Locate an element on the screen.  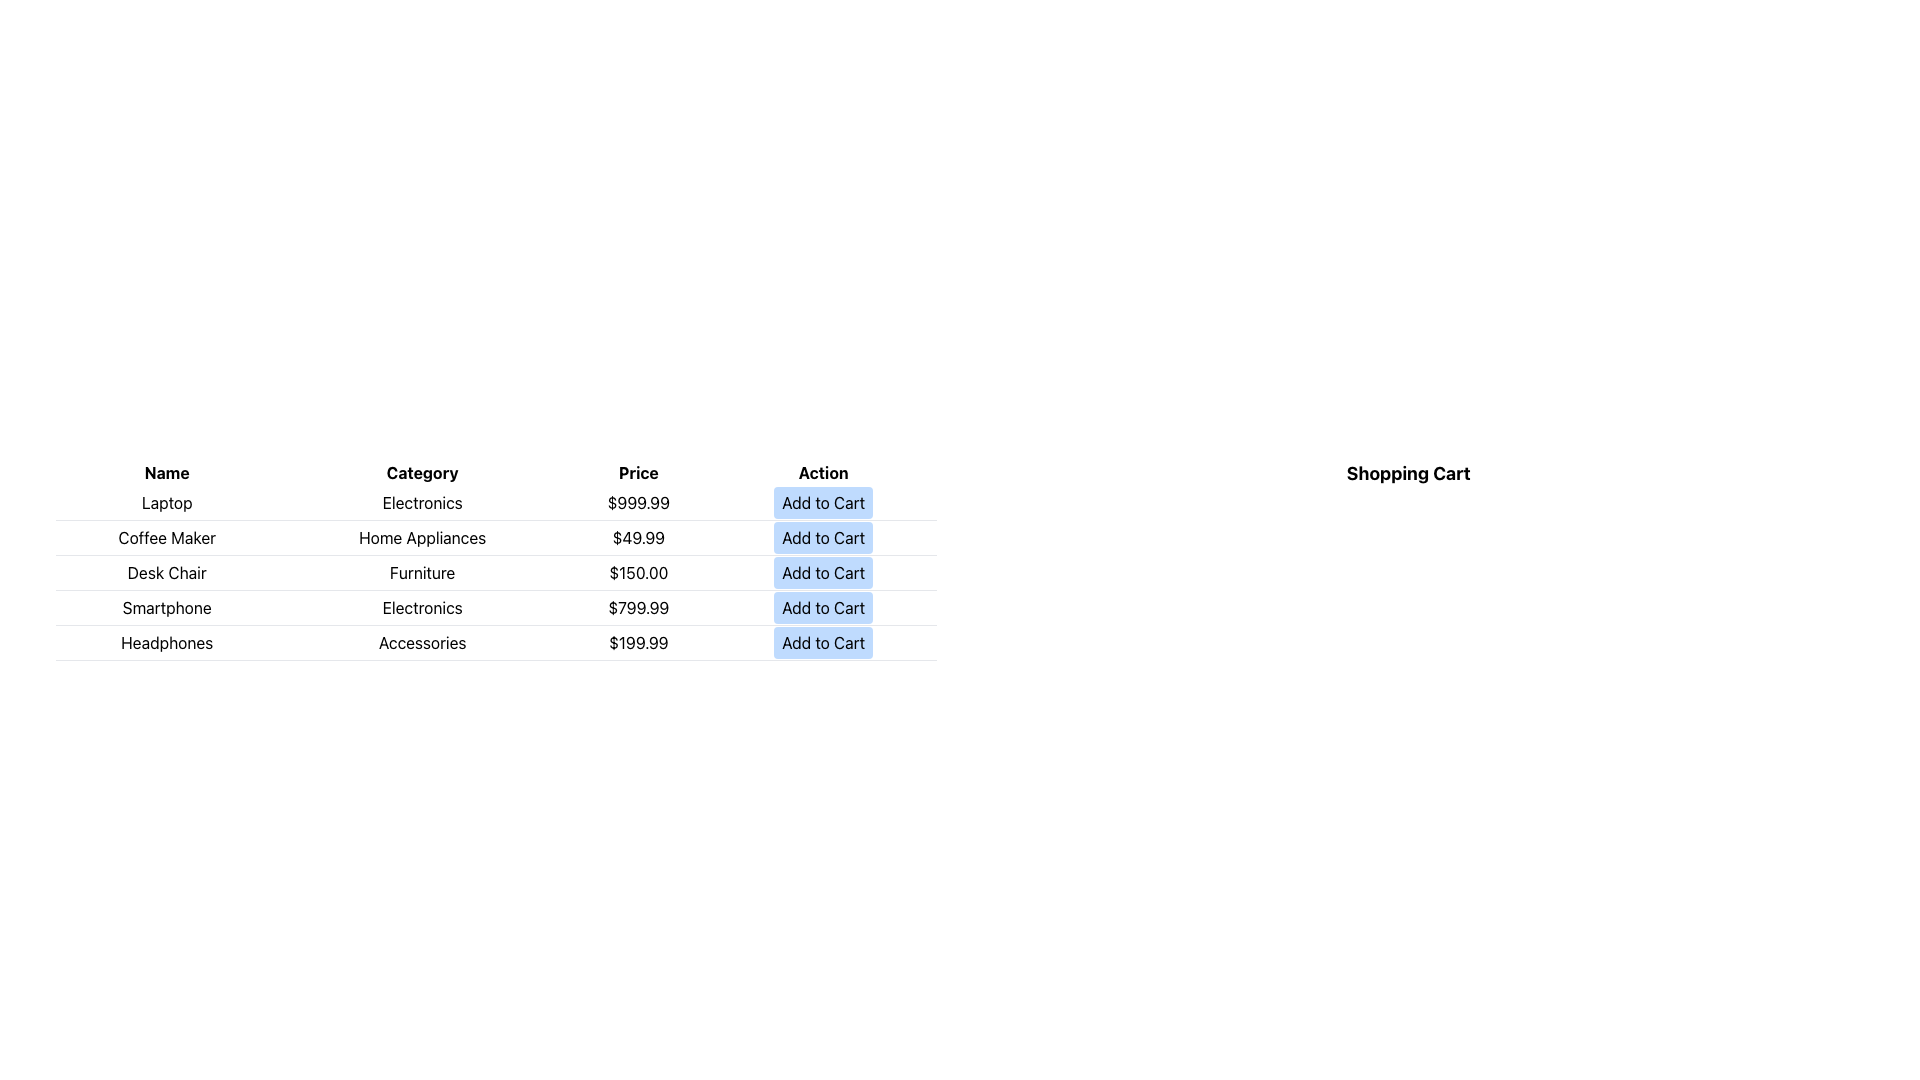
the 'Add to Cart' button with a blue background and rounded edges located in the 'Action' column of the table for the item 'Desk Chair' is located at coordinates (823, 573).